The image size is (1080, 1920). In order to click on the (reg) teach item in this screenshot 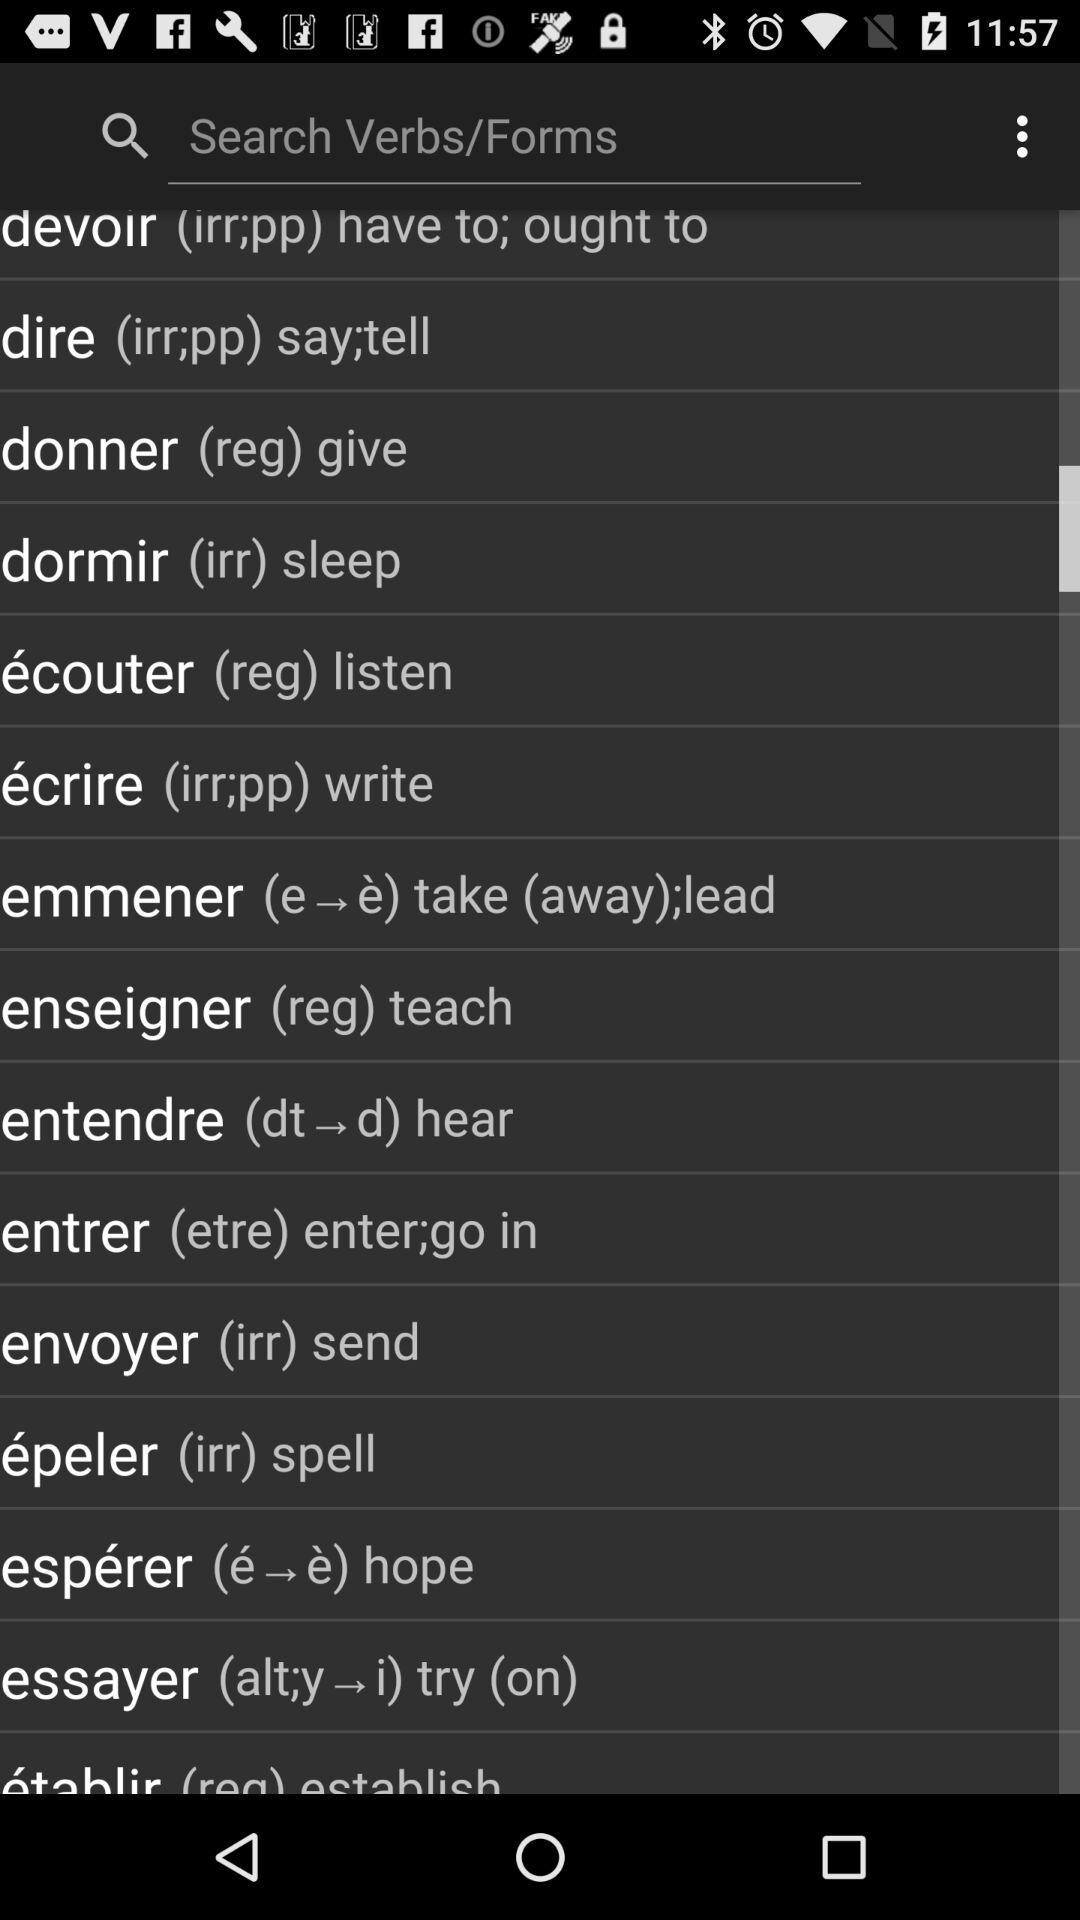, I will do `click(391, 1005)`.